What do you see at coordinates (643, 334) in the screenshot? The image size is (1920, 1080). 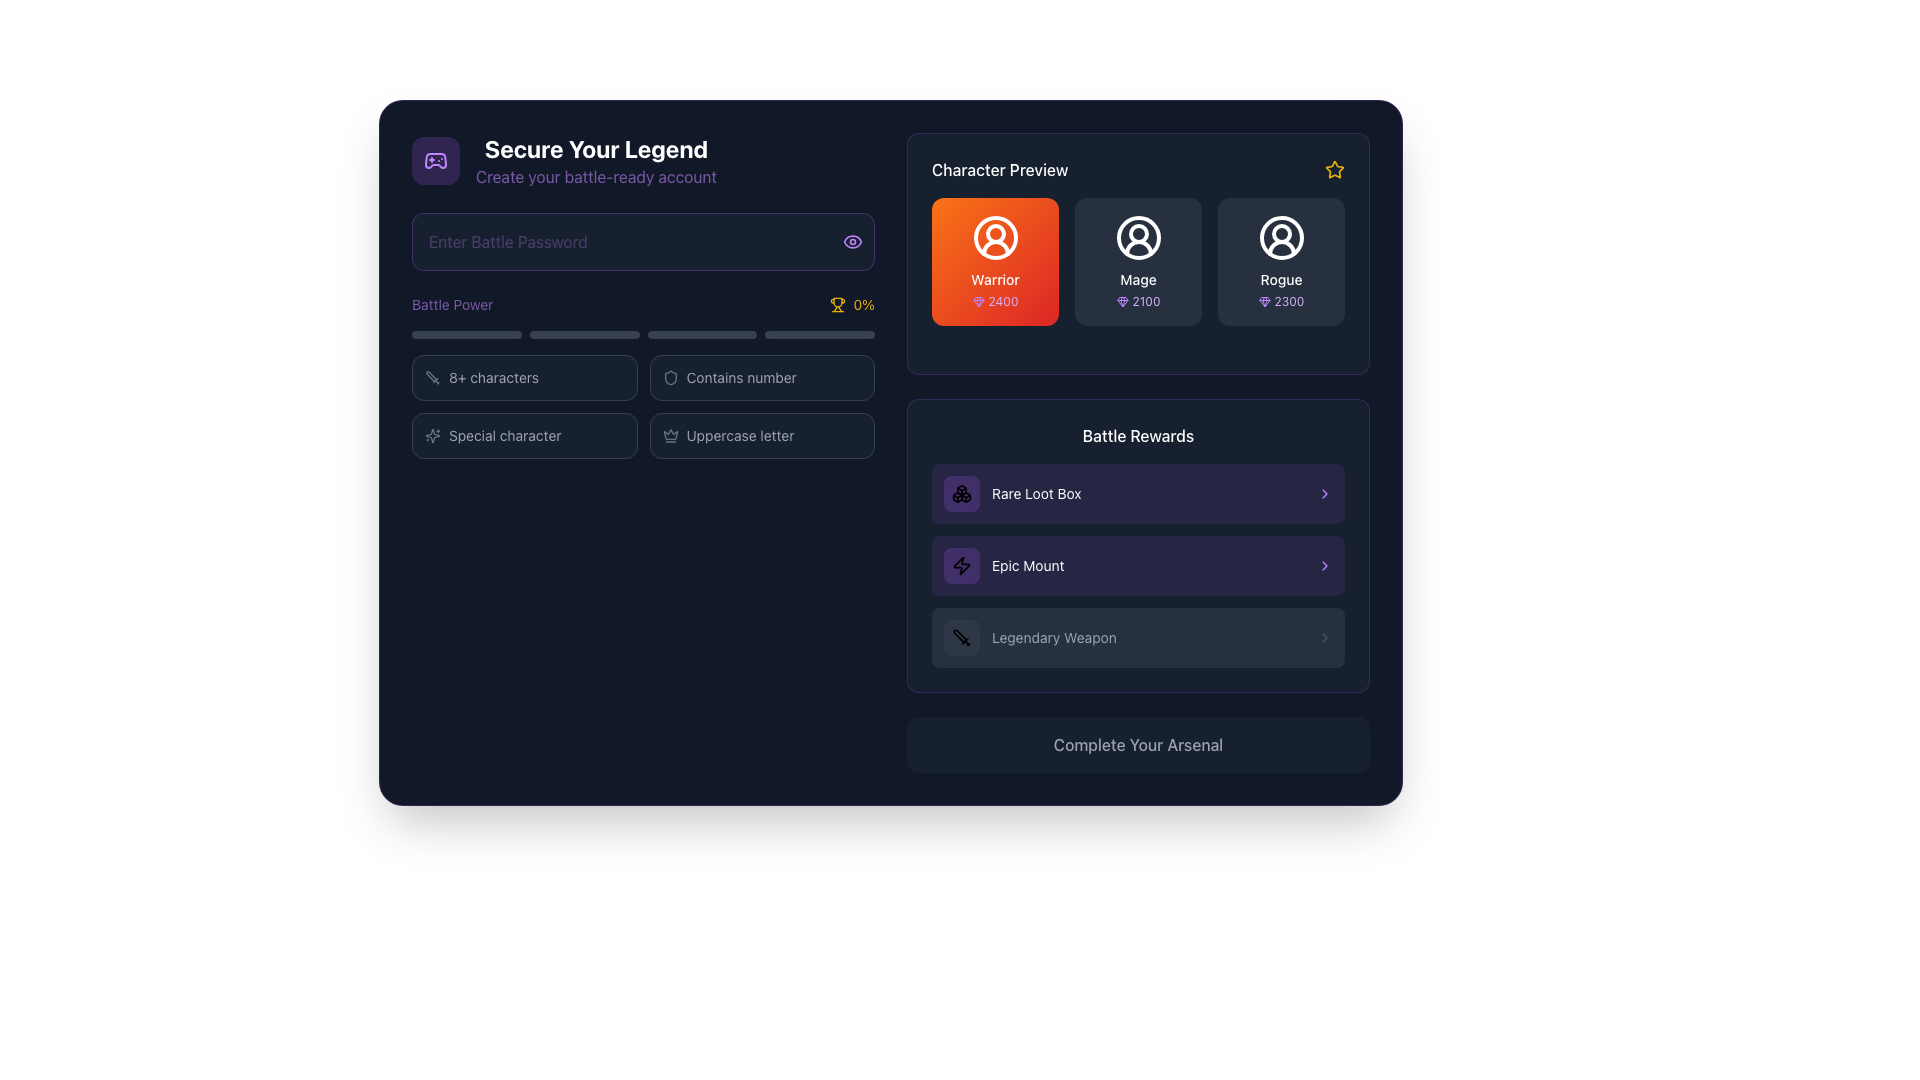 I see `the Progress indicator bar segmented into four parts located under the 'Battle Power' section` at bounding box center [643, 334].